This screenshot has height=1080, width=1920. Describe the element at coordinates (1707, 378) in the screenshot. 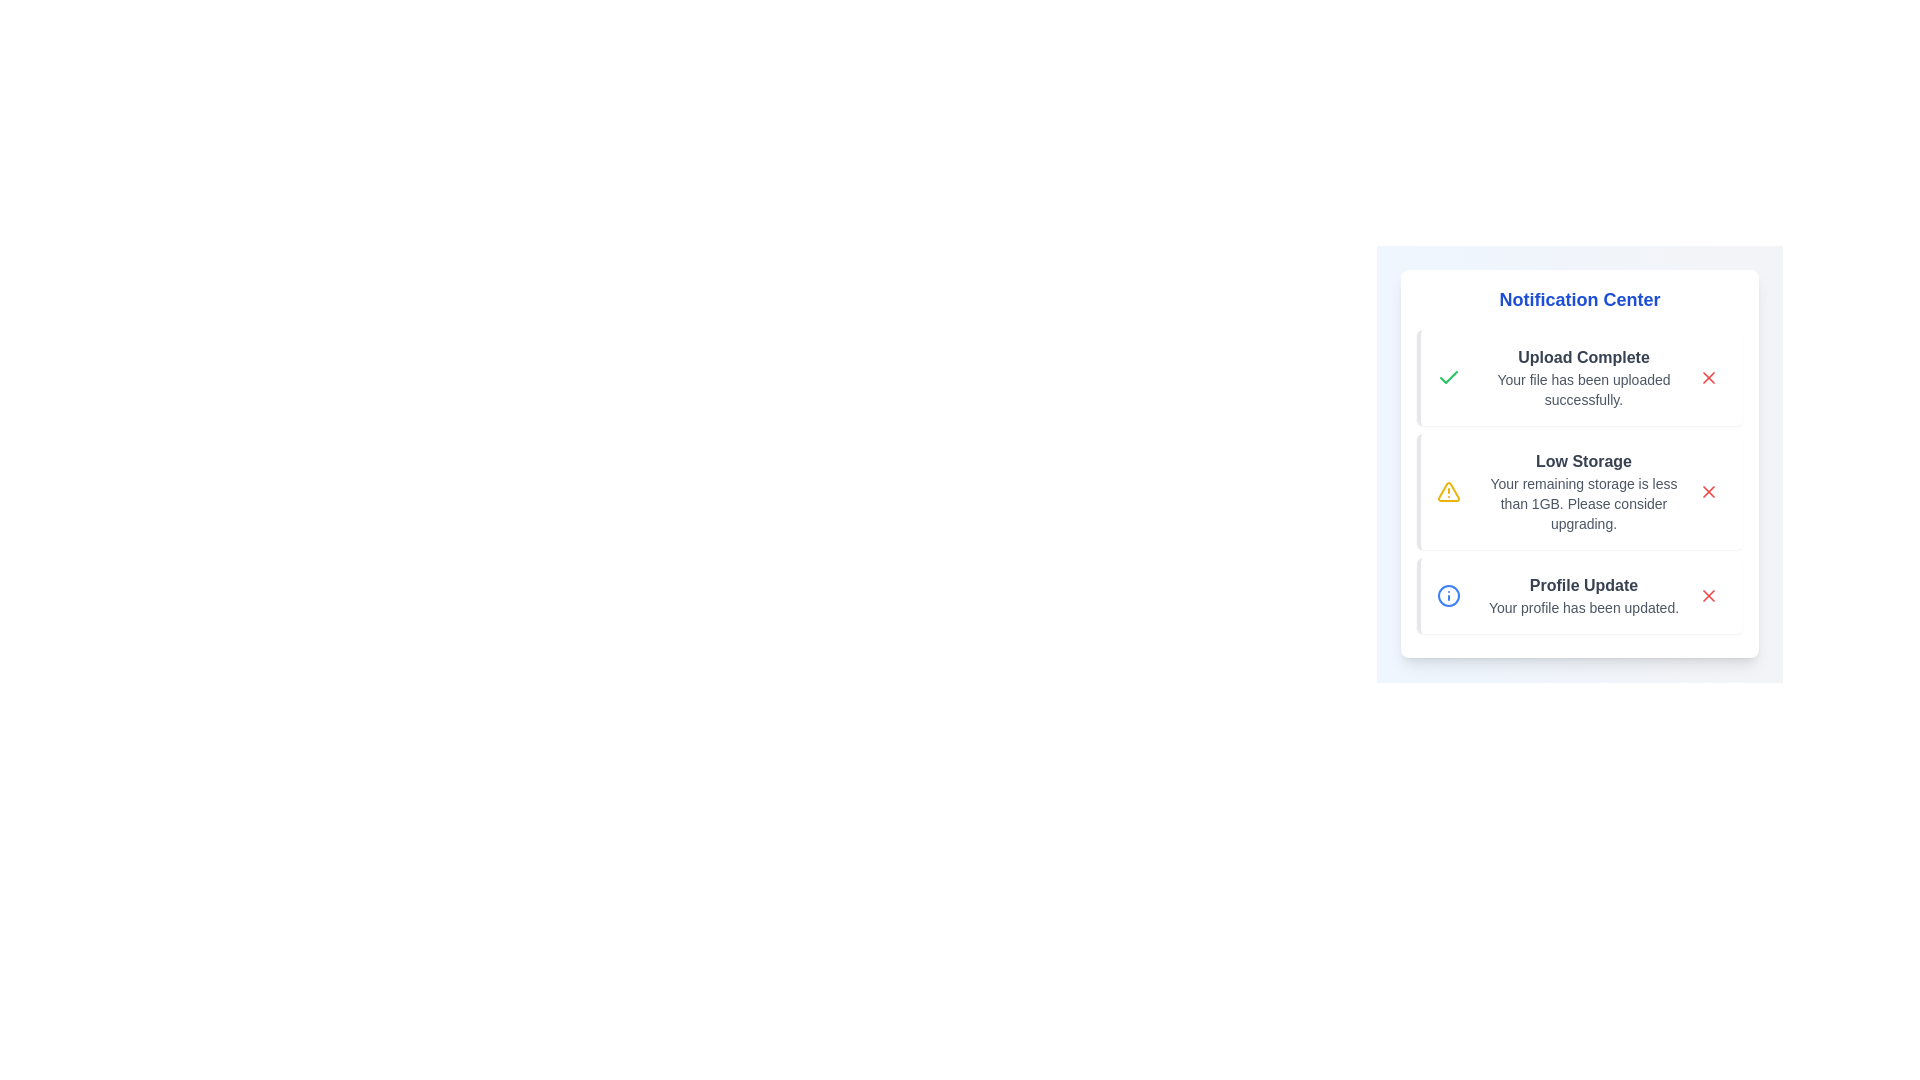

I see `the small red 'X' icon within the 'Upload Complete' notification card` at that location.